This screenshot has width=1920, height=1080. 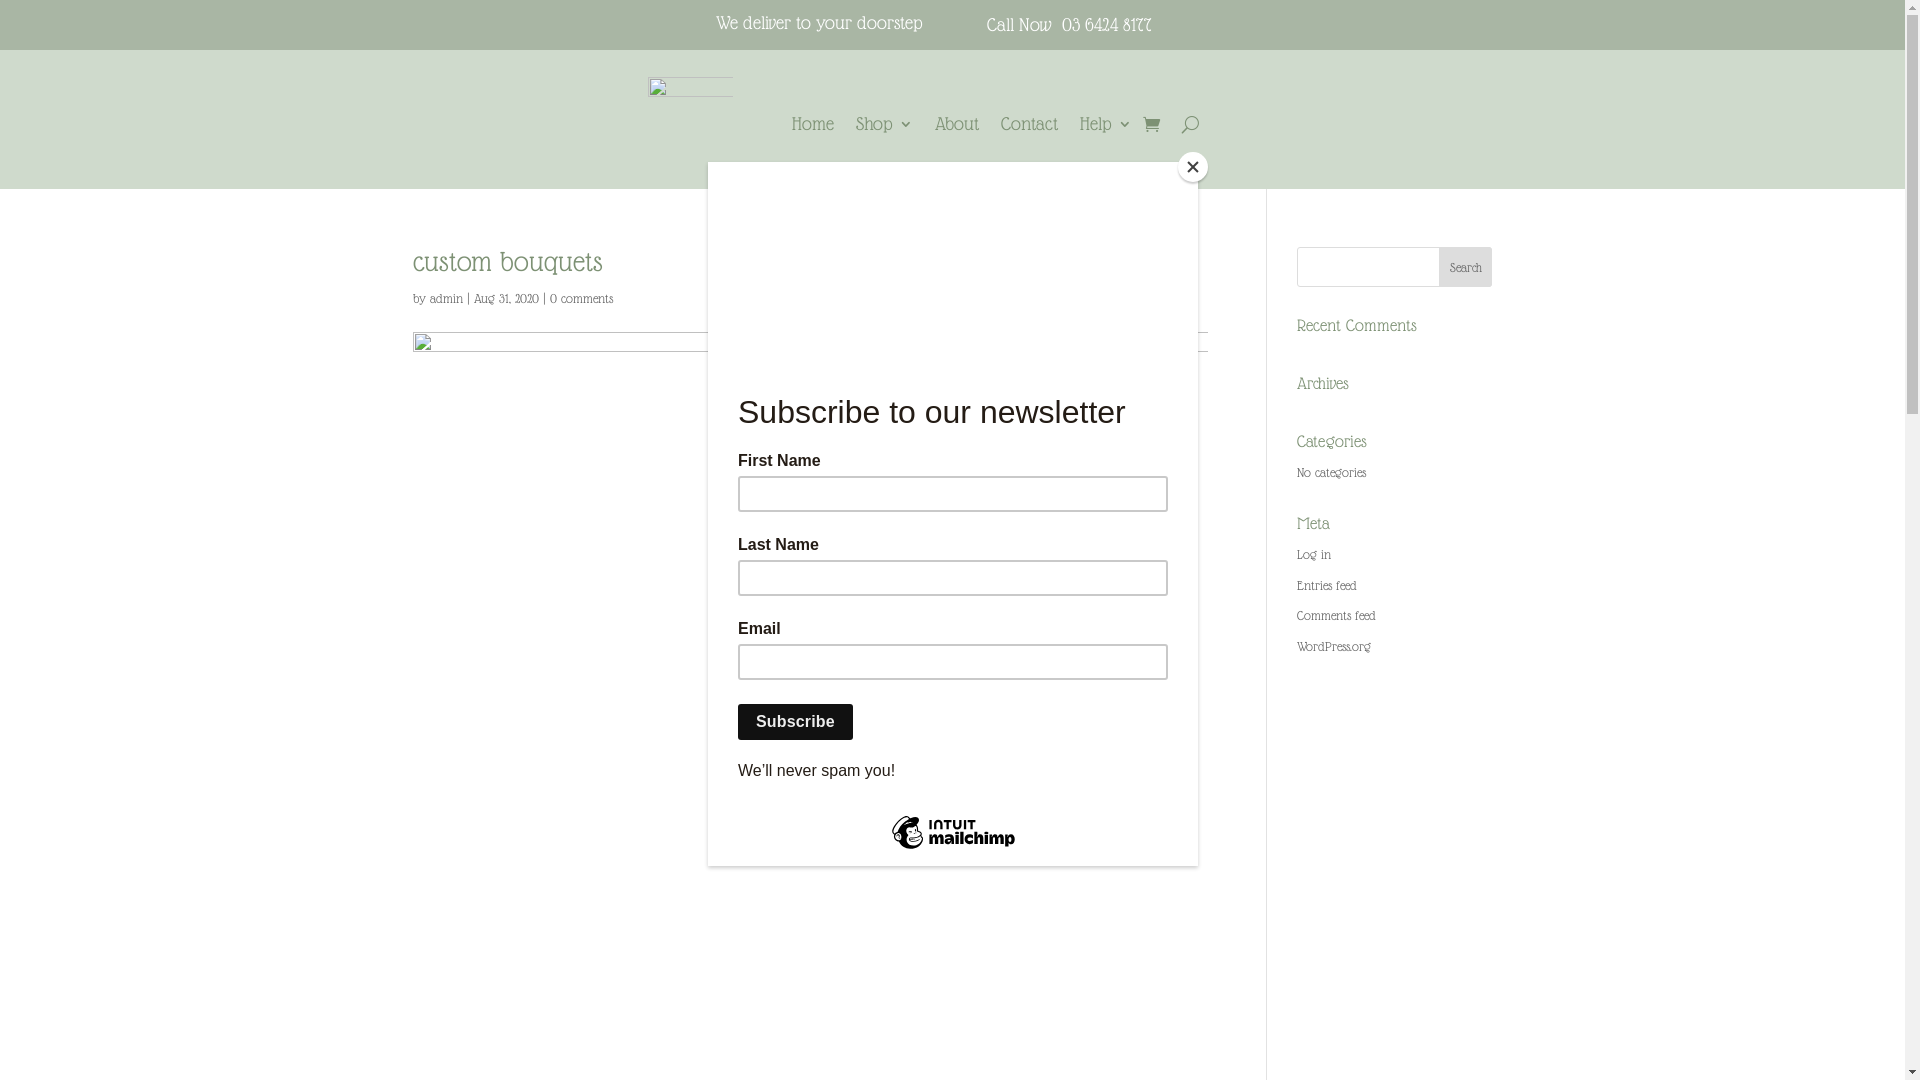 What do you see at coordinates (934, 127) in the screenshot?
I see `'About'` at bounding box center [934, 127].